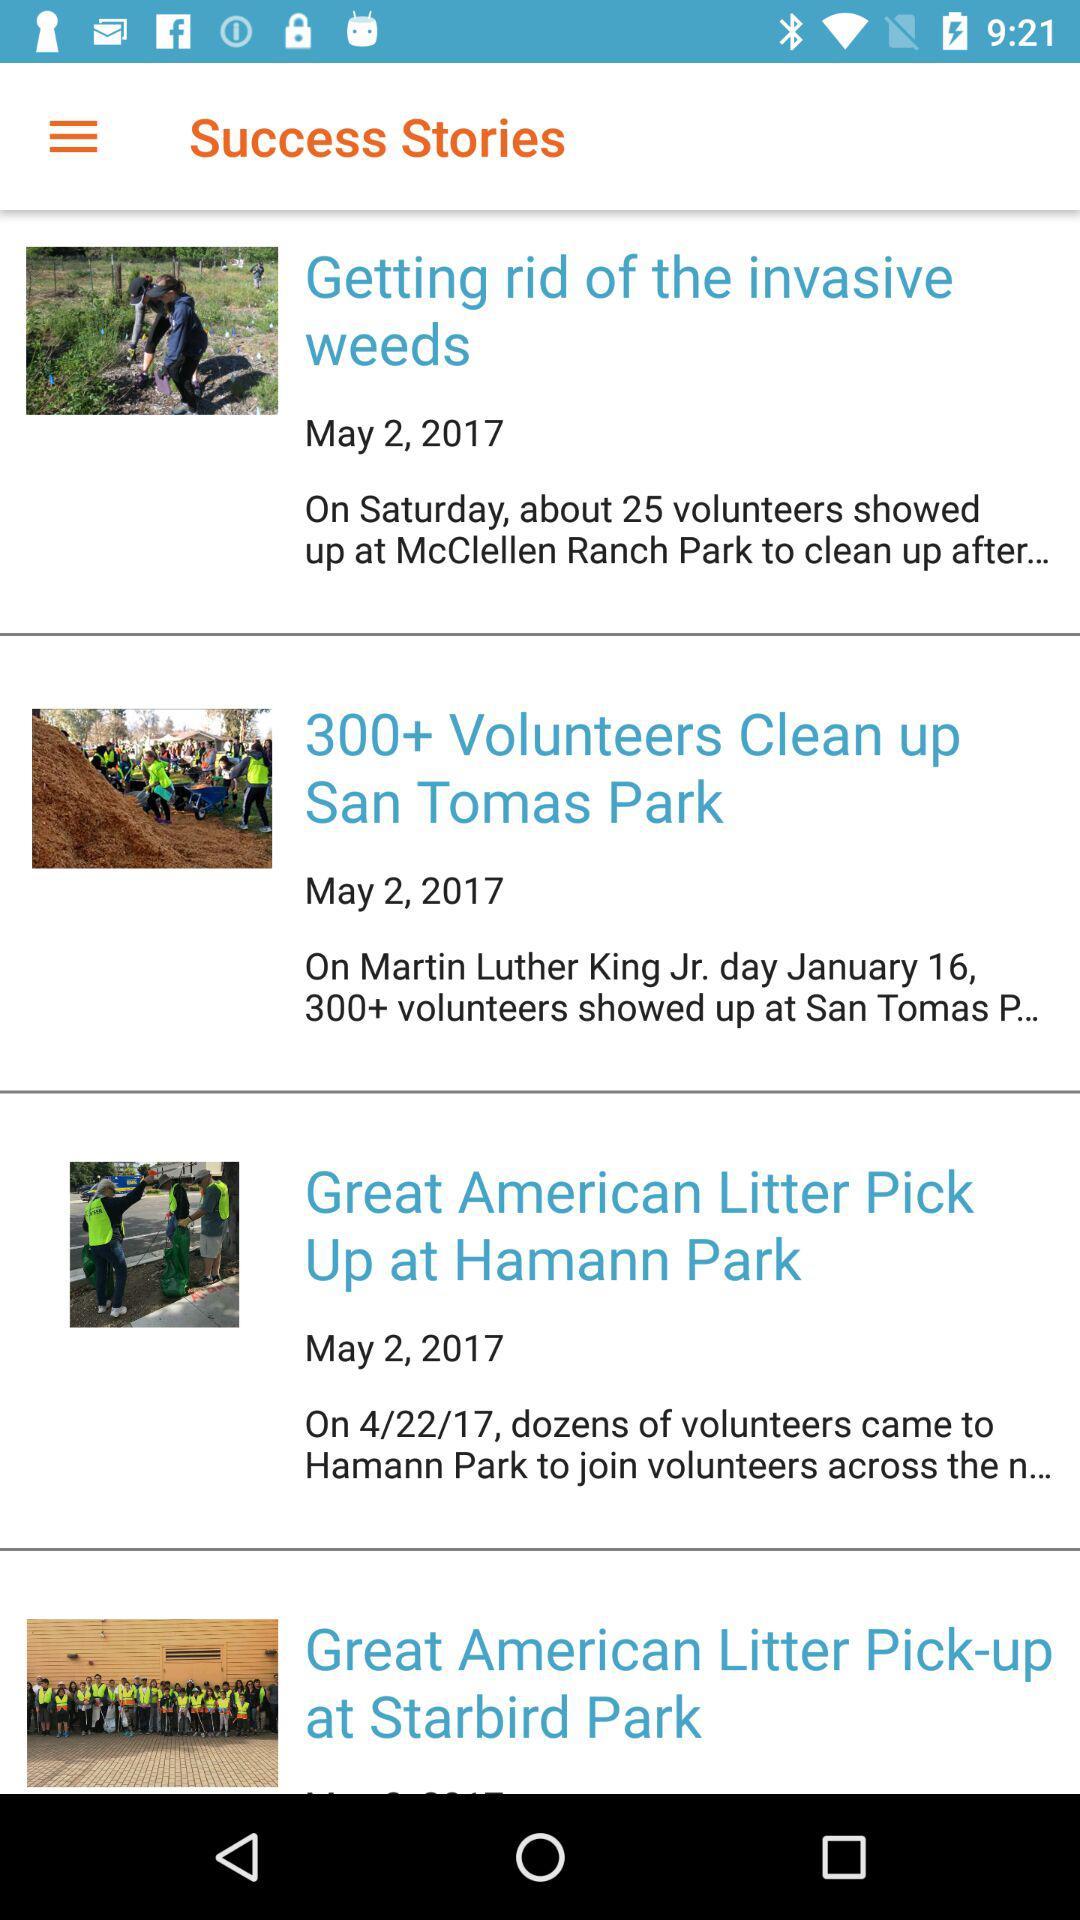  What do you see at coordinates (72, 135) in the screenshot?
I see `options menu` at bounding box center [72, 135].